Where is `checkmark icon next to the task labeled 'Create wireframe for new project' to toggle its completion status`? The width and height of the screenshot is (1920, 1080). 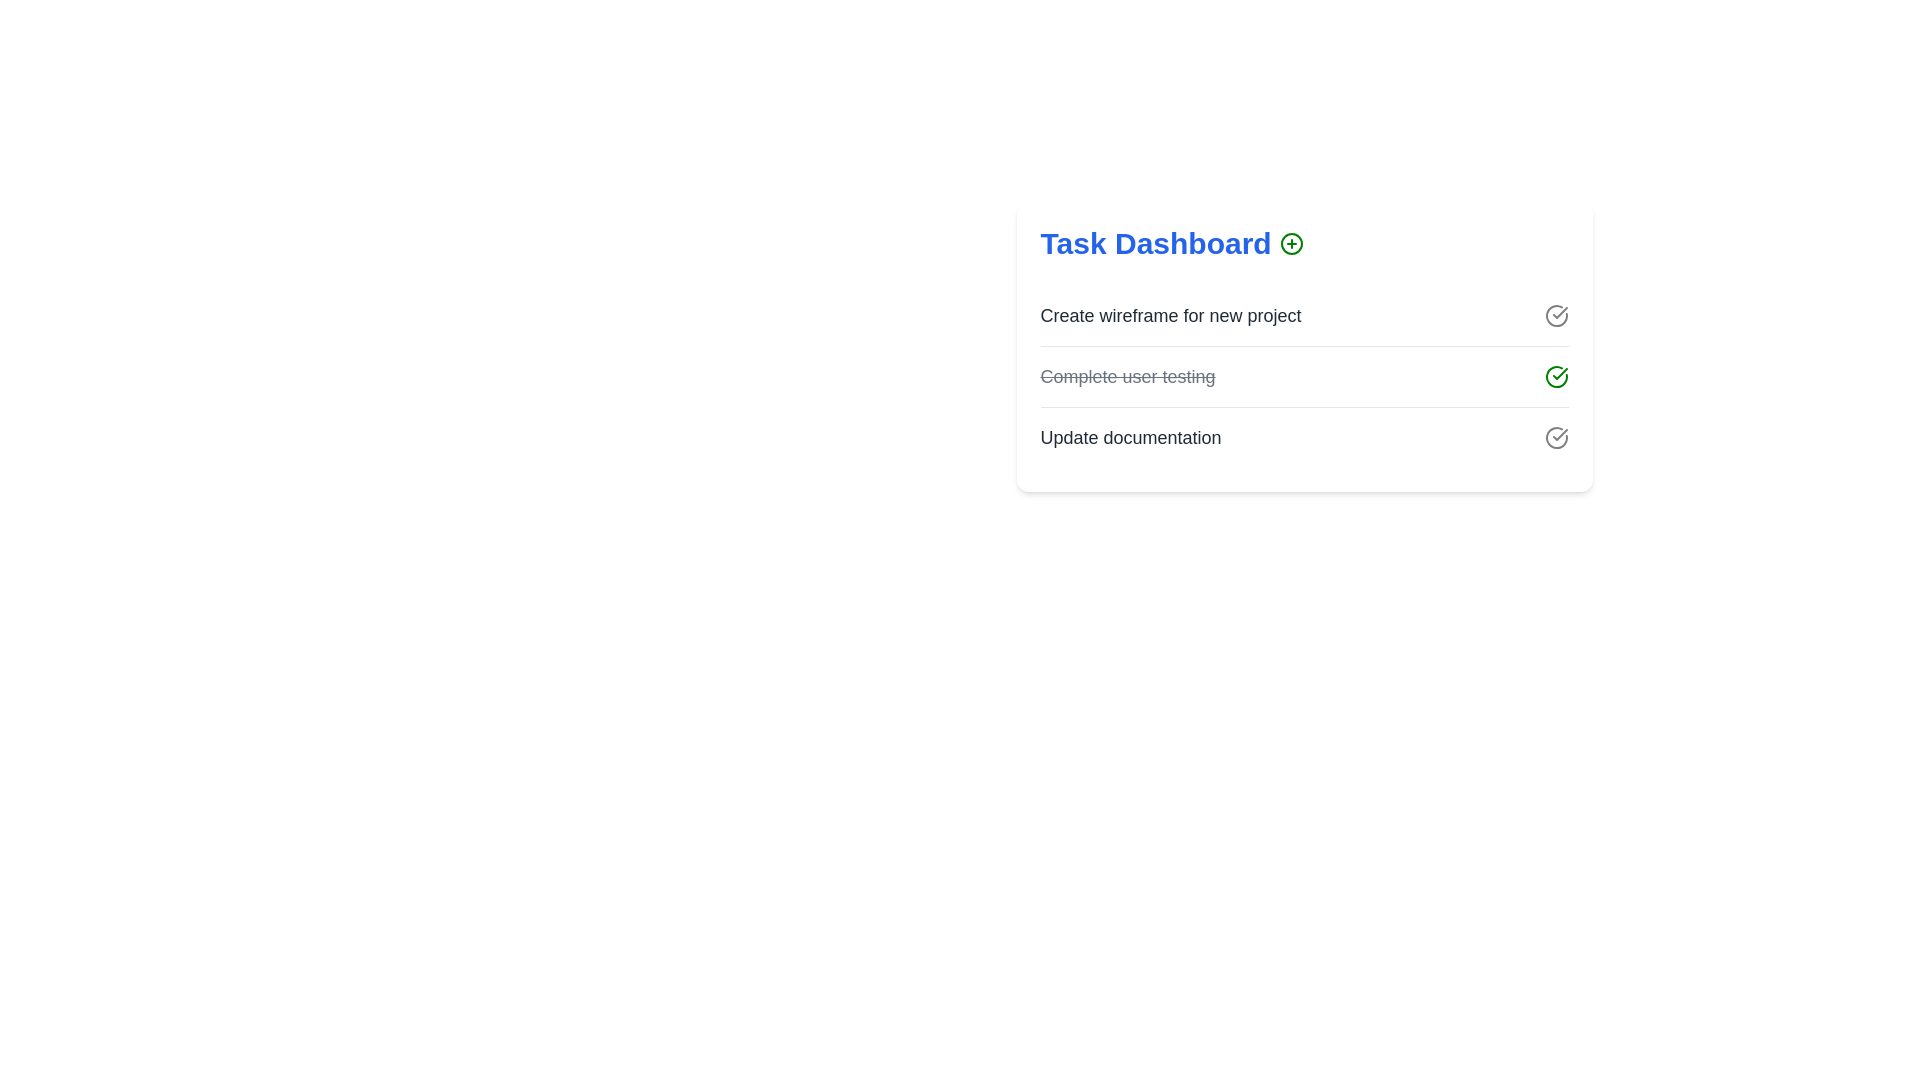 checkmark icon next to the task labeled 'Create wireframe for new project' to toggle its completion status is located at coordinates (1555, 315).